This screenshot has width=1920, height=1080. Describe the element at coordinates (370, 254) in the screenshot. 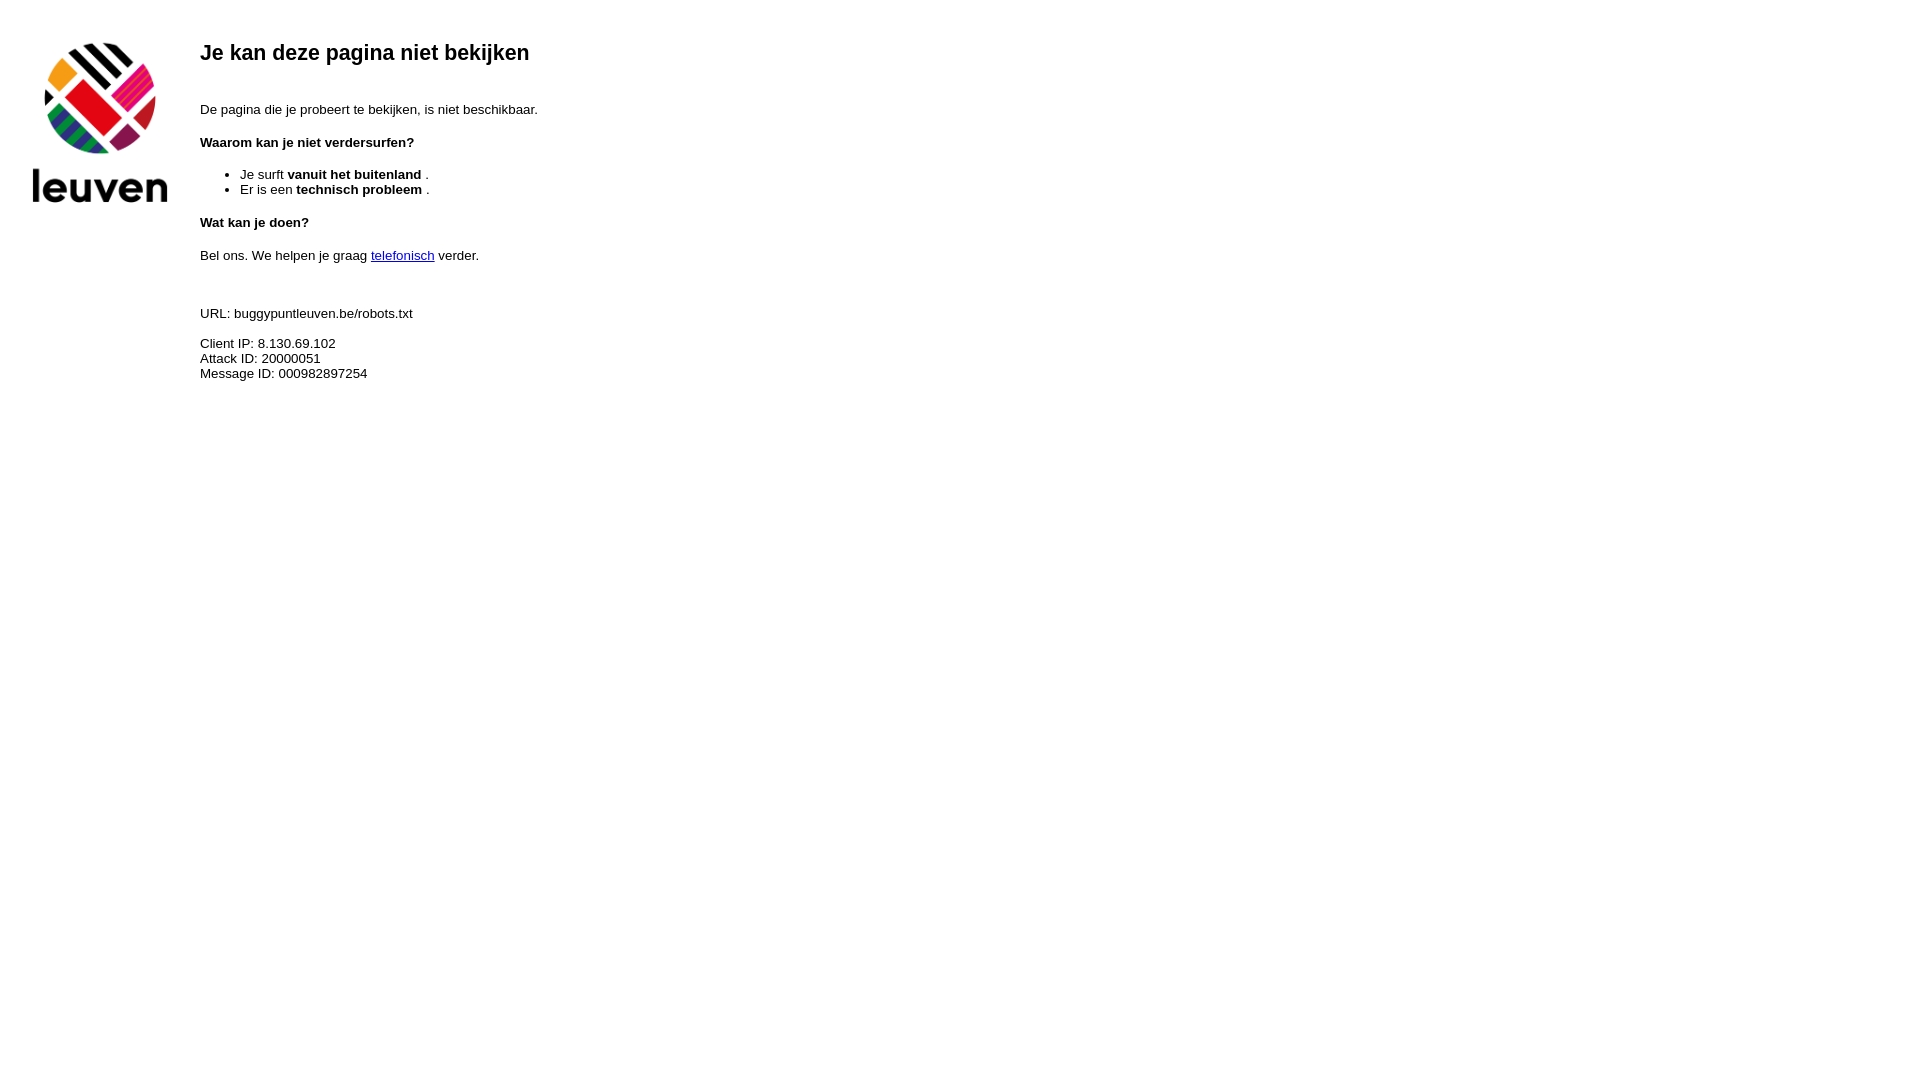

I see `'telefonisch'` at that location.